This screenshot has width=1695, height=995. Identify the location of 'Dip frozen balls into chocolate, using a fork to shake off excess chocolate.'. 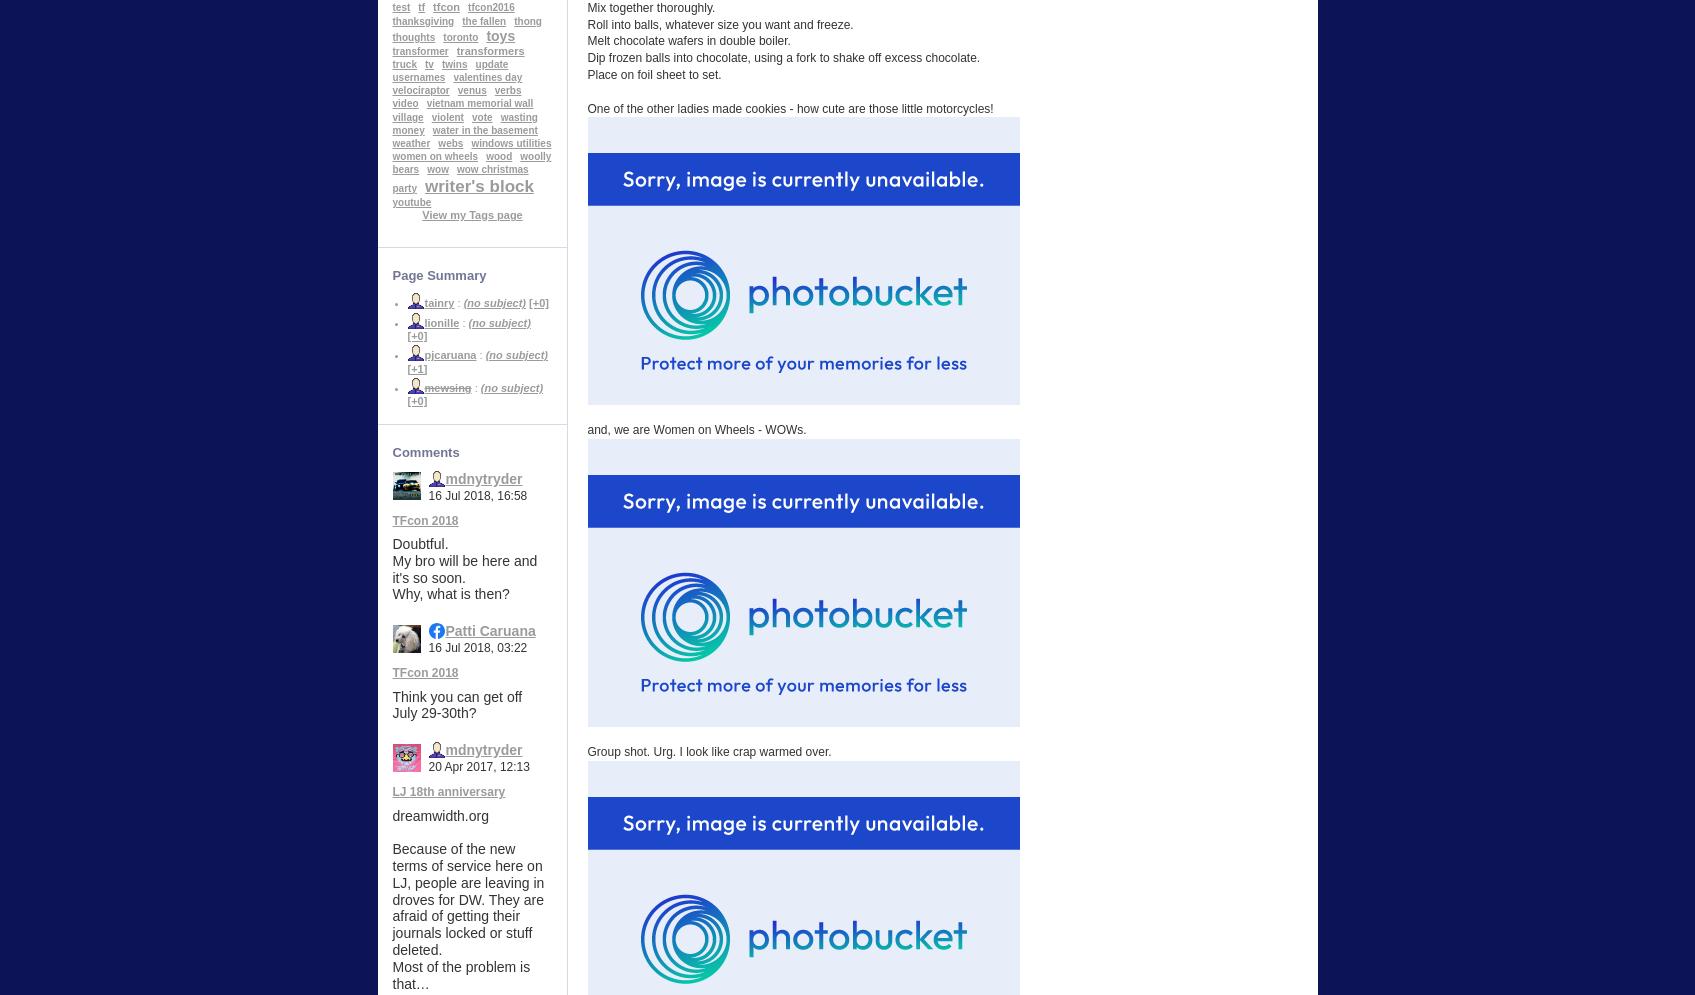
(586, 57).